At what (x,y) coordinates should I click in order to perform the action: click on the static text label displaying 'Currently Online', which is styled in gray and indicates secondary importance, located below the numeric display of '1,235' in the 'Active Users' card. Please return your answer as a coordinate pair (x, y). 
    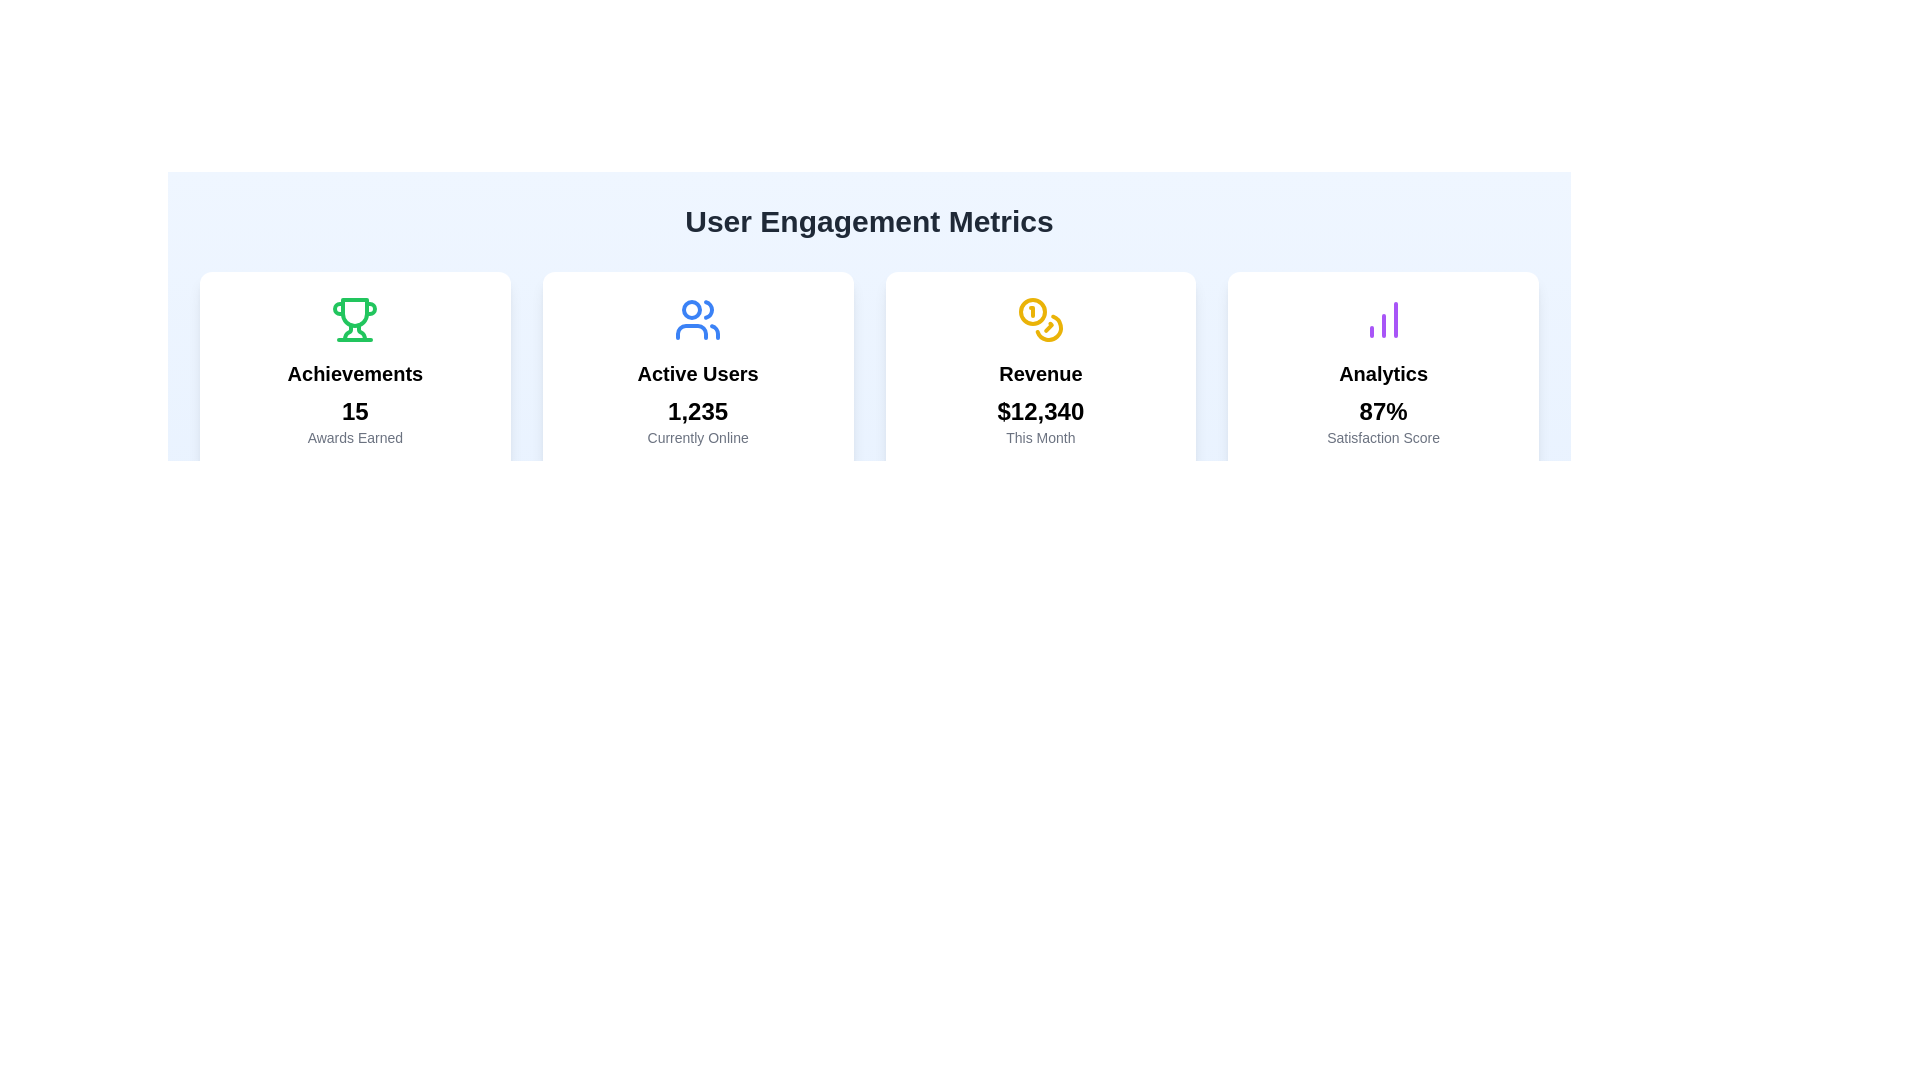
    Looking at the image, I should click on (698, 437).